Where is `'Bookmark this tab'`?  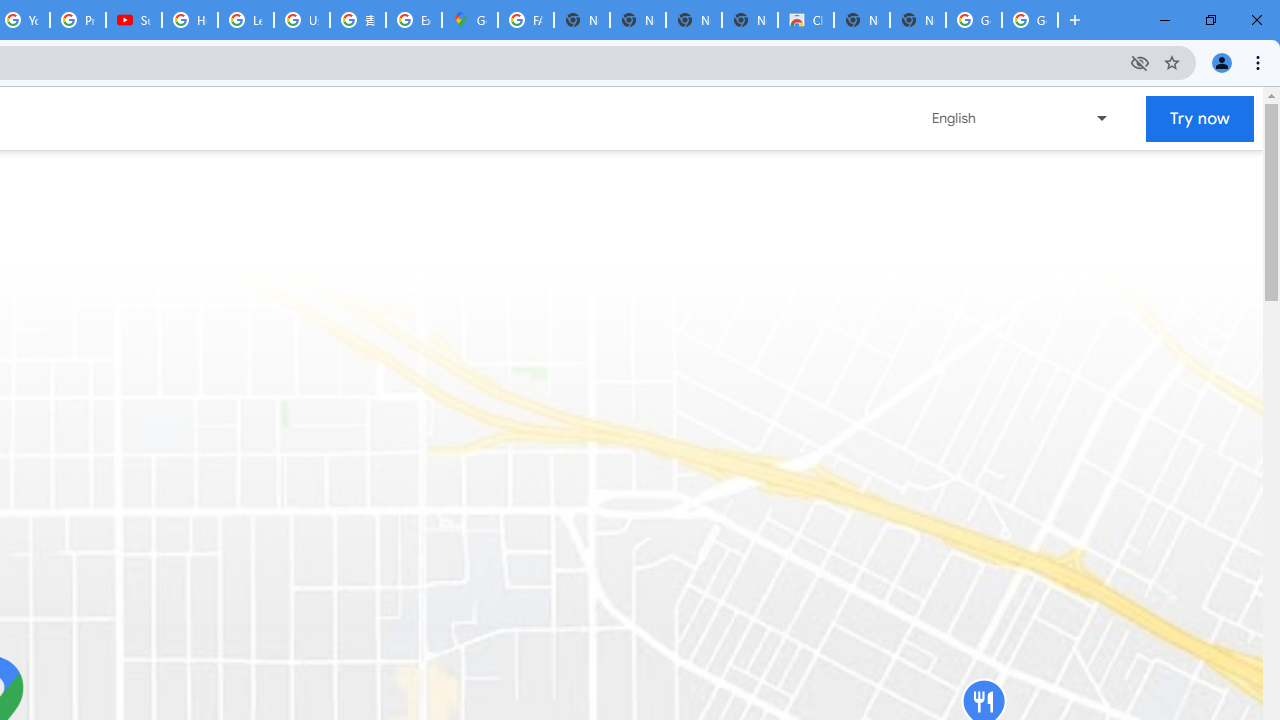
'Bookmark this tab' is located at coordinates (1171, 61).